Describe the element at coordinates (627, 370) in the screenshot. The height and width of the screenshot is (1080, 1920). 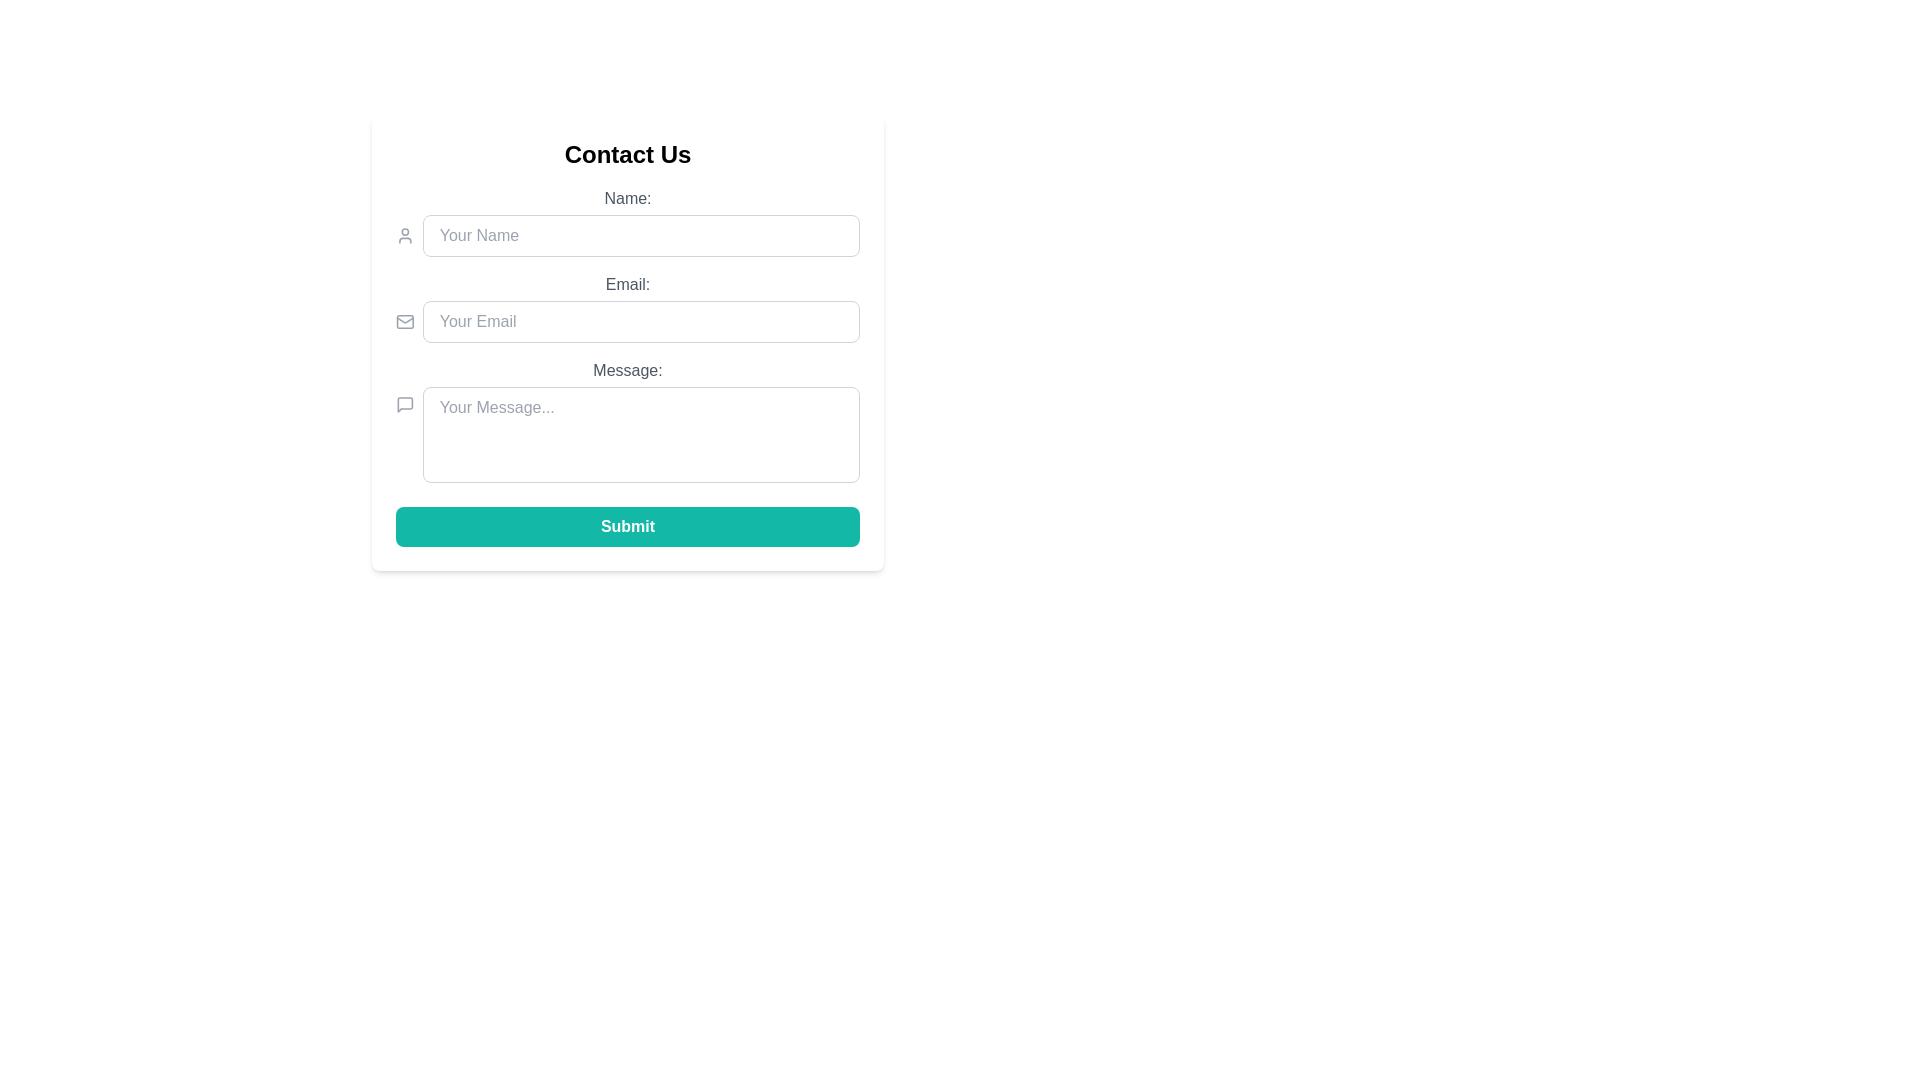
I see `text from the label that says 'Message:' which is styled in gray color and positioned above the large input area in the third section of the contact form` at that location.